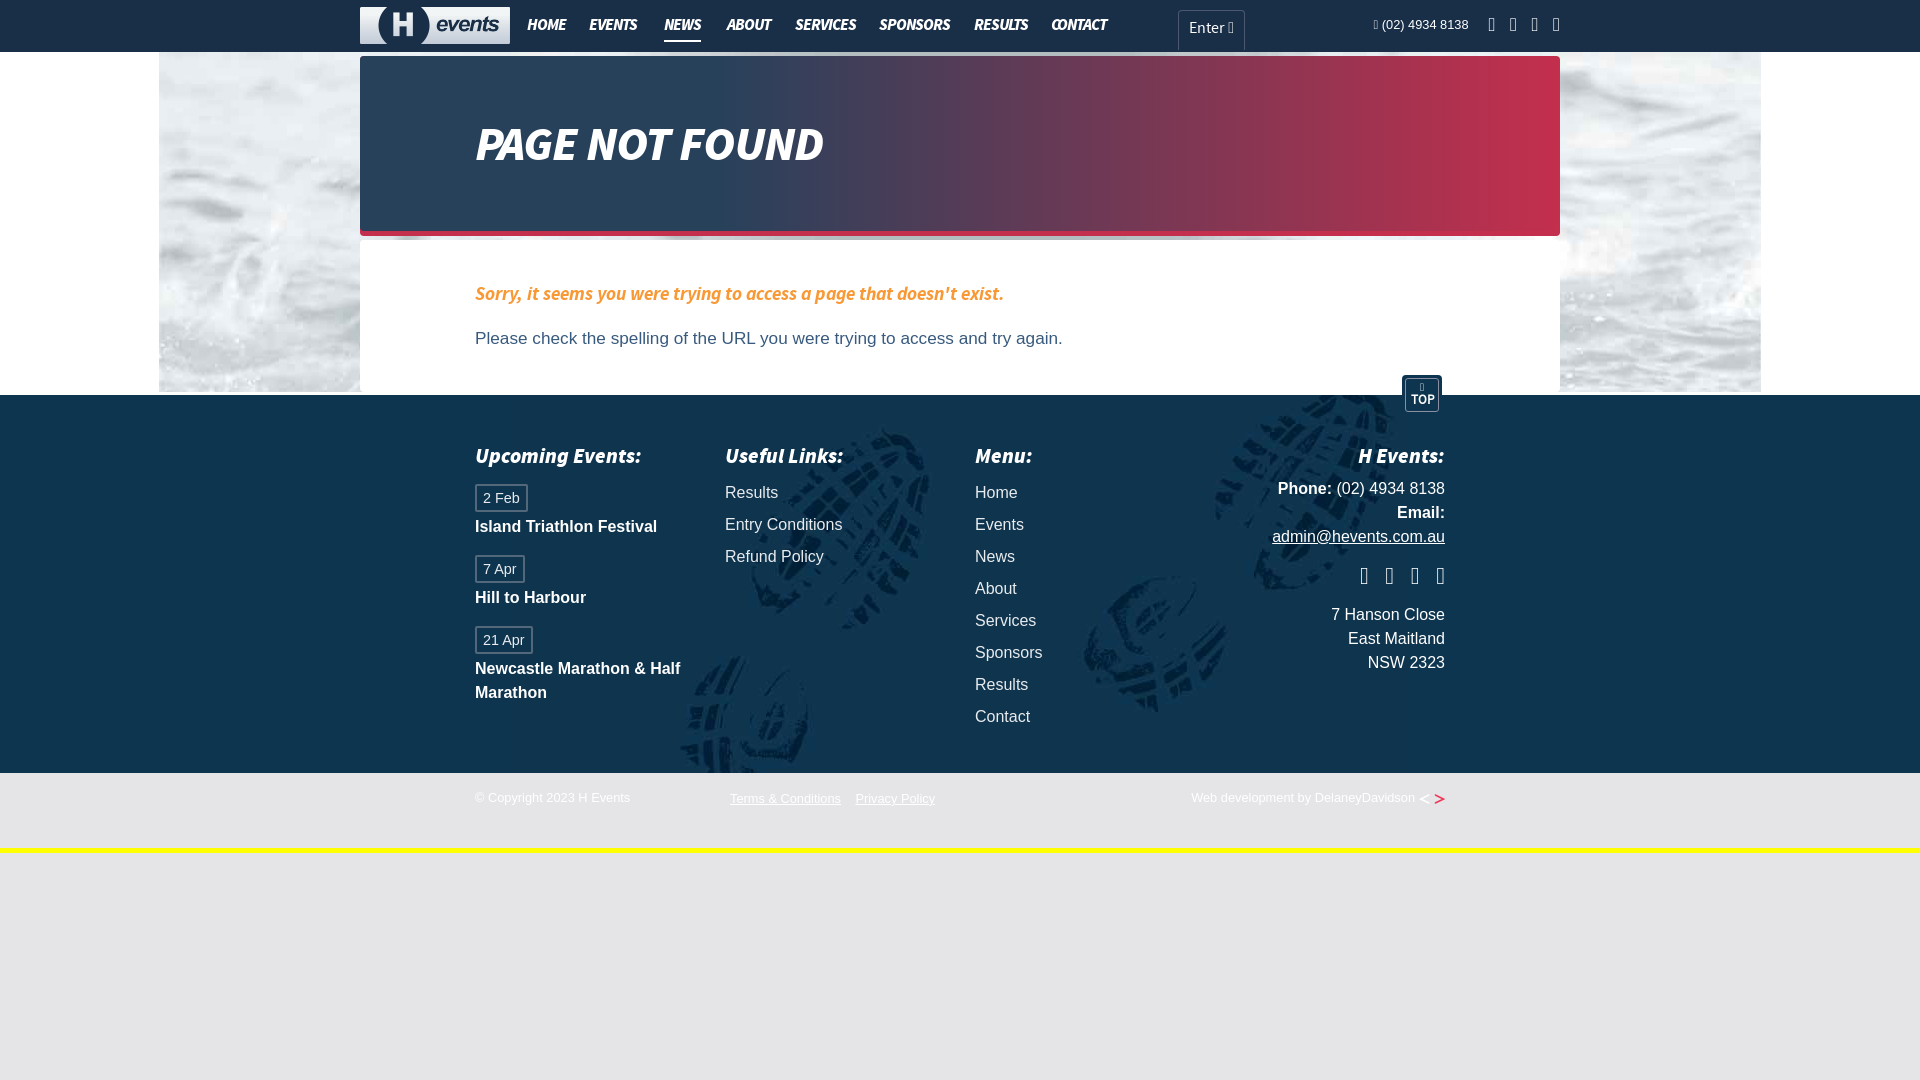 The height and width of the screenshot is (1080, 1920). What do you see at coordinates (784, 797) in the screenshot?
I see `'Terms & Conditions'` at bounding box center [784, 797].